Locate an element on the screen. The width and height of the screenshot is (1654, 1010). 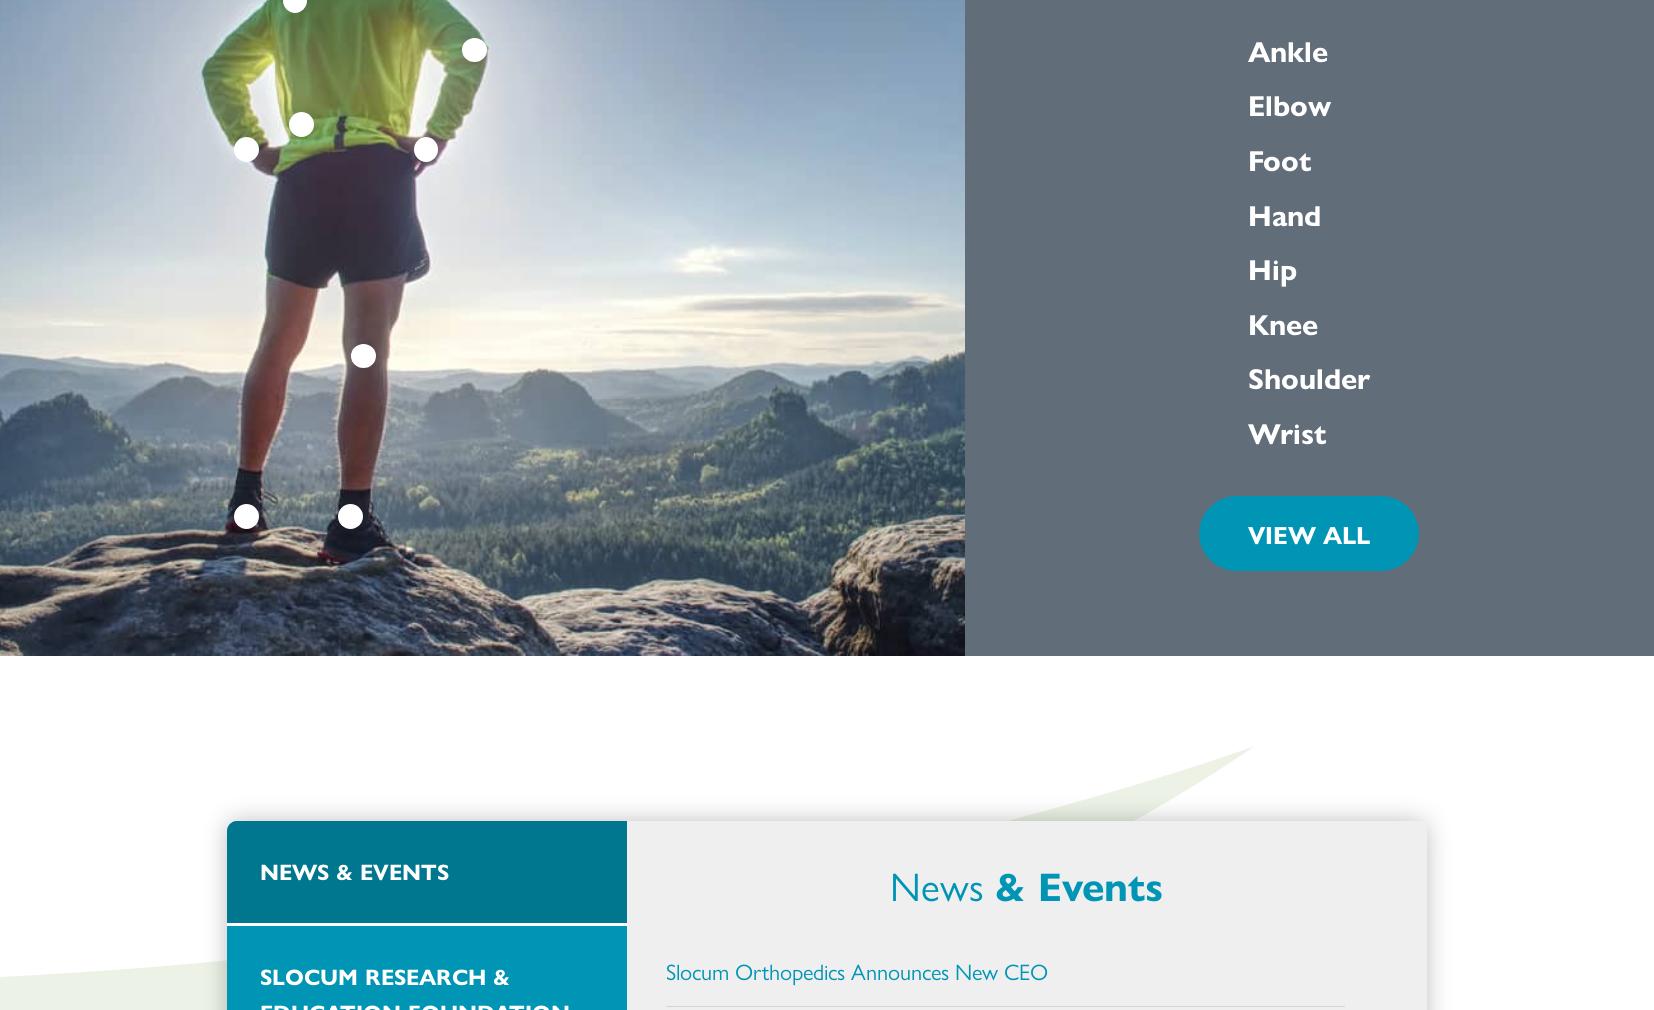
'& Events' is located at coordinates (1078, 884).